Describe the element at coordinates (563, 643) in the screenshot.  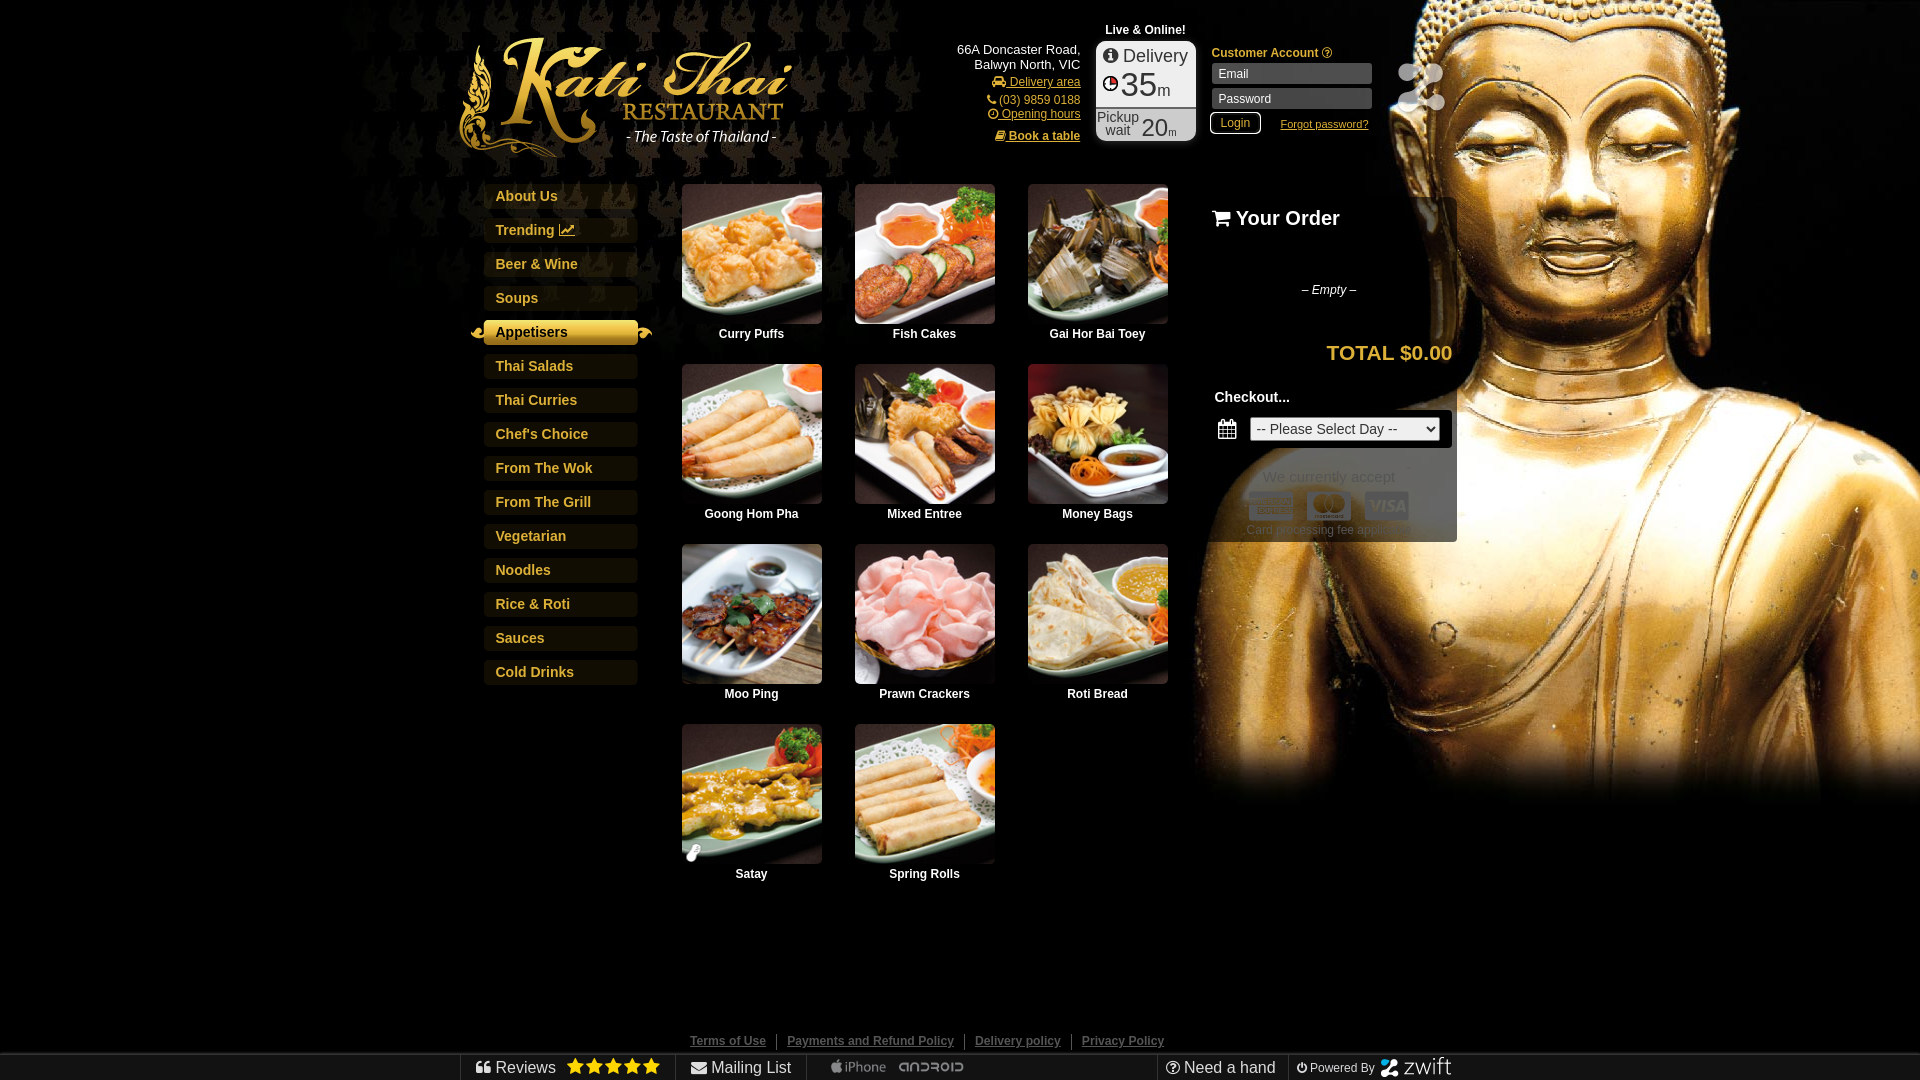
I see `'Sauces'` at that location.